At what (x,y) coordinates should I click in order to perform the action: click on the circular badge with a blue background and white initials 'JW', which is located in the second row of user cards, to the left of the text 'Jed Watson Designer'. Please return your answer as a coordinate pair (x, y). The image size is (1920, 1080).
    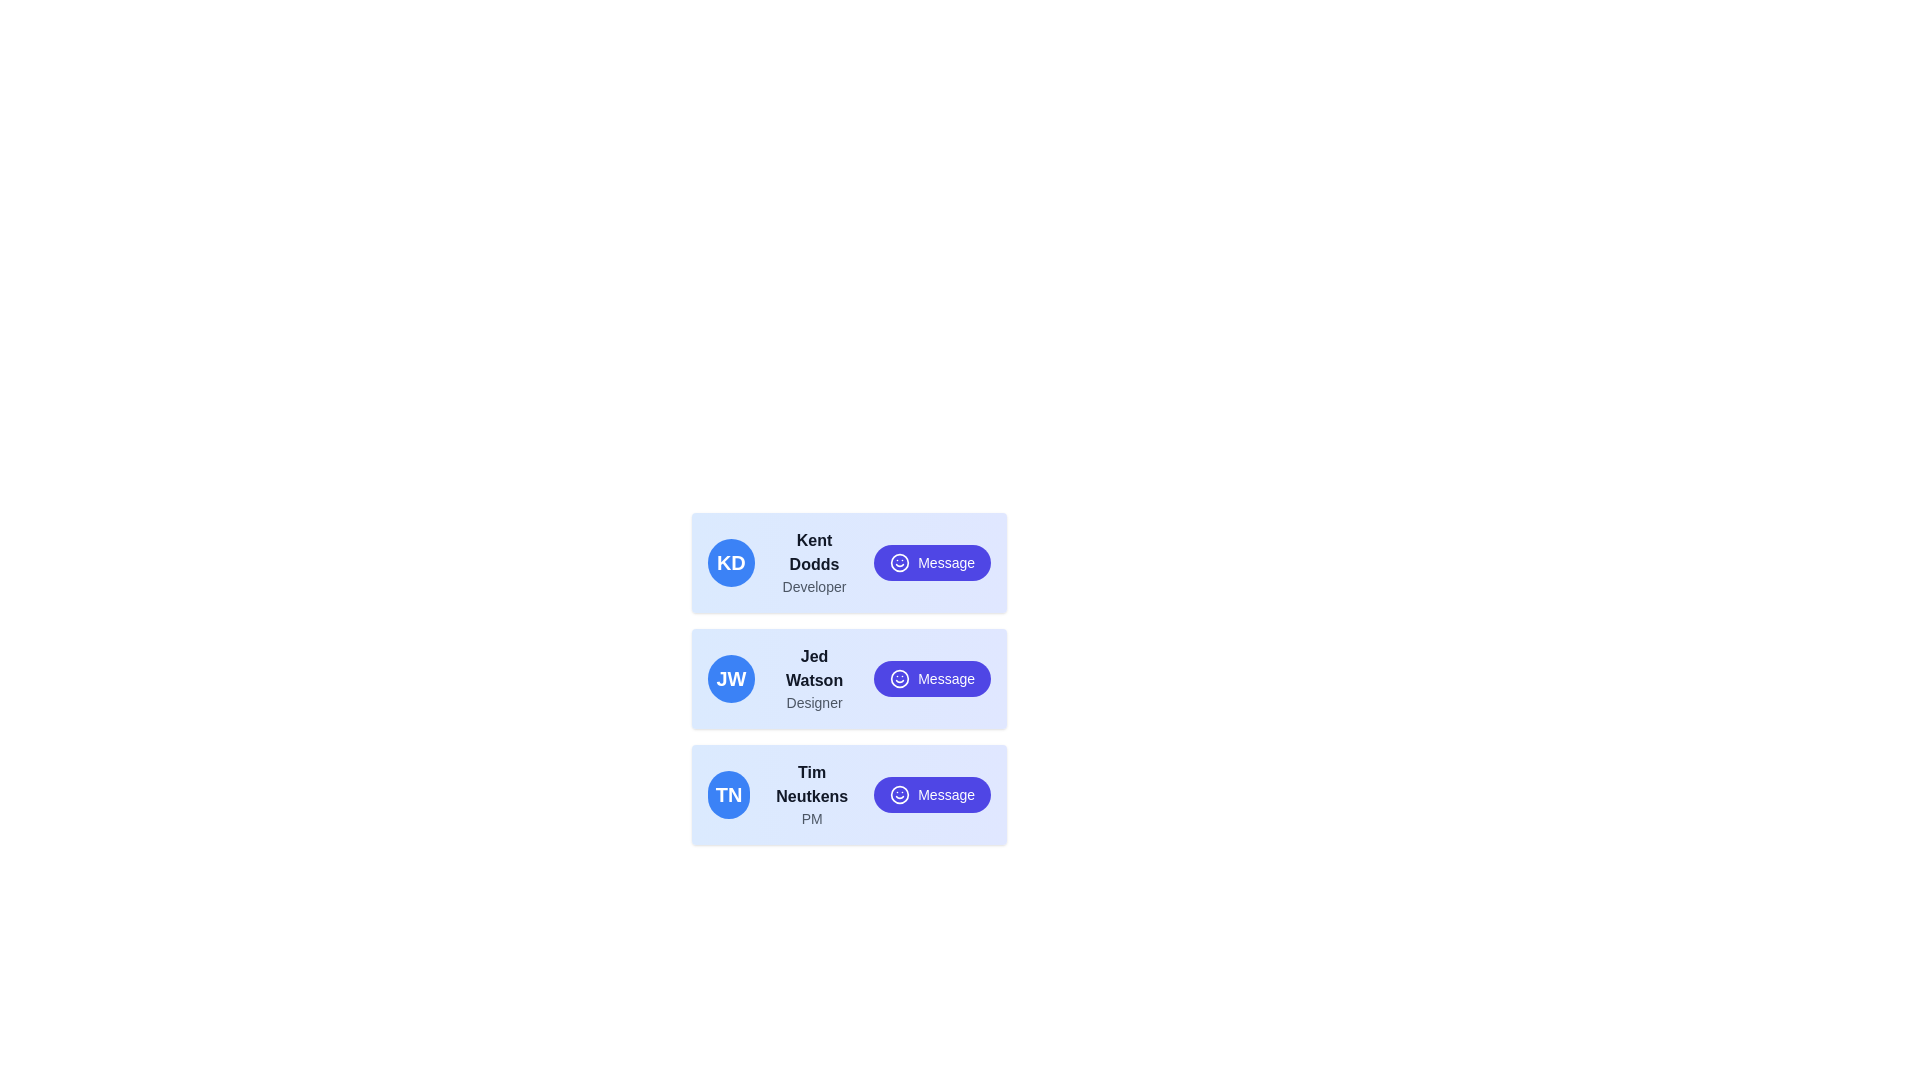
    Looking at the image, I should click on (730, 677).